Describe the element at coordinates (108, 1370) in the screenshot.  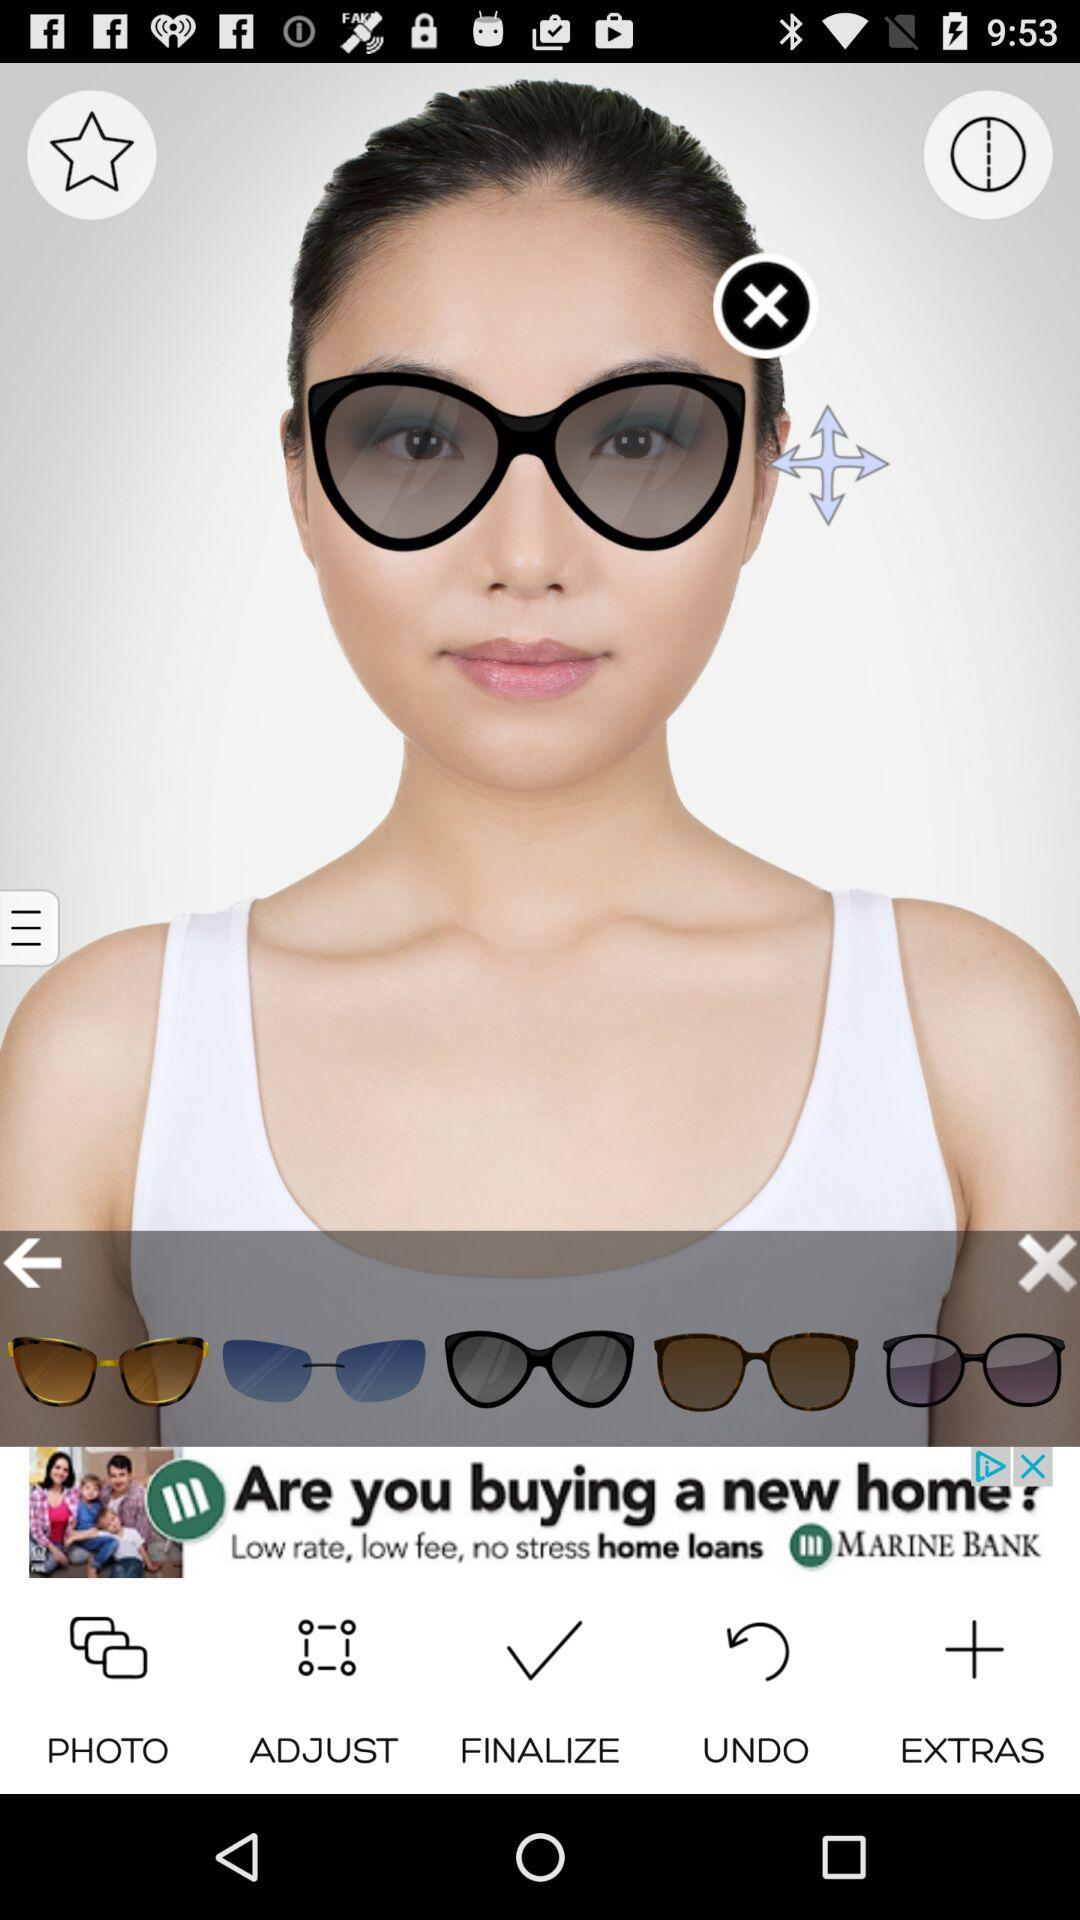
I see `see this style on the model` at that location.